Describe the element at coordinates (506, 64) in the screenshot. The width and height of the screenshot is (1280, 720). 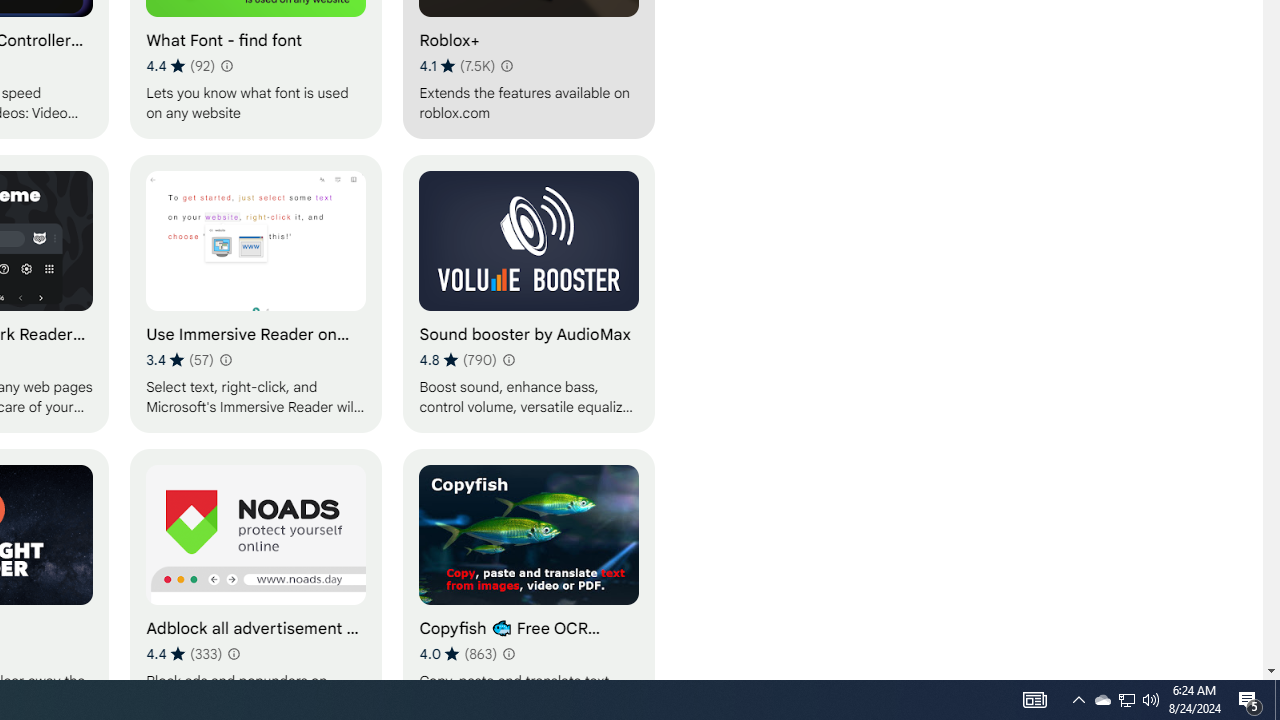
I see `'Learn more about results and reviews "Roblox+"'` at that location.